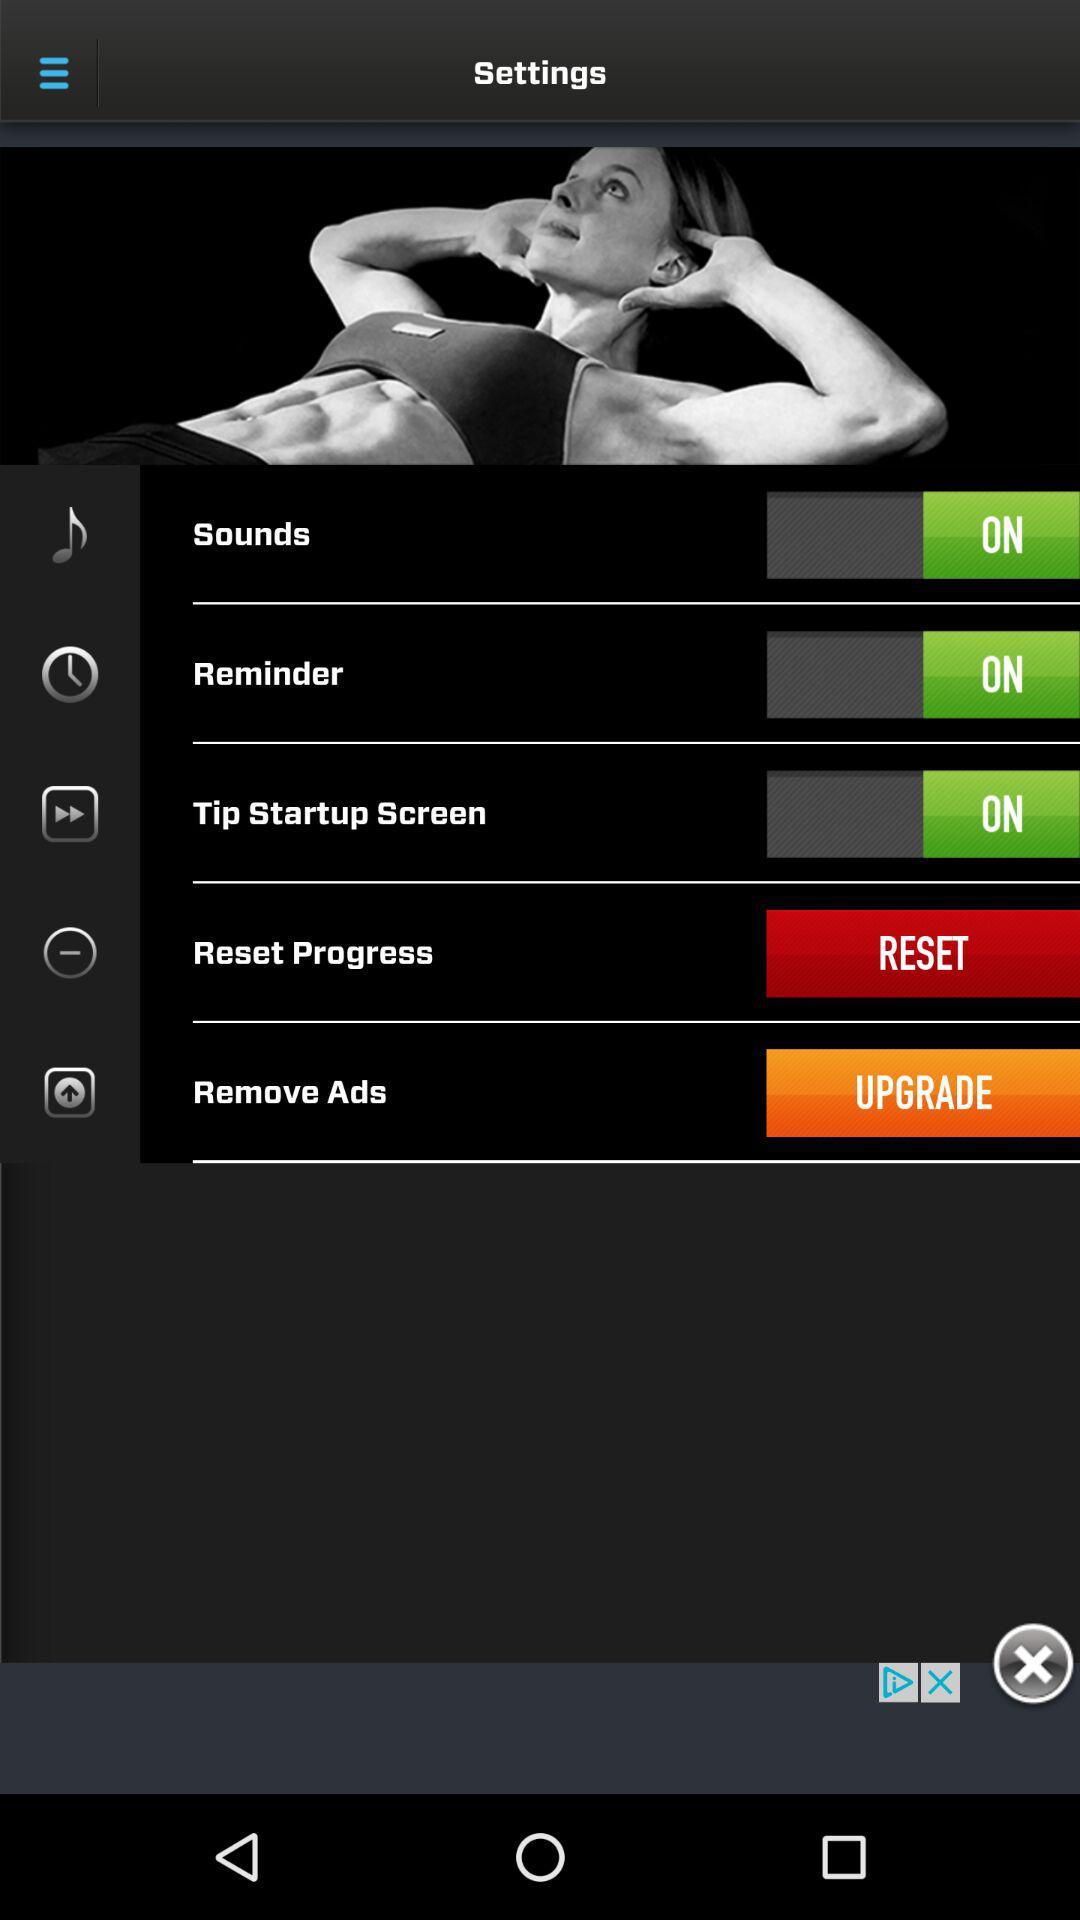  What do you see at coordinates (923, 674) in the screenshot?
I see `on` at bounding box center [923, 674].